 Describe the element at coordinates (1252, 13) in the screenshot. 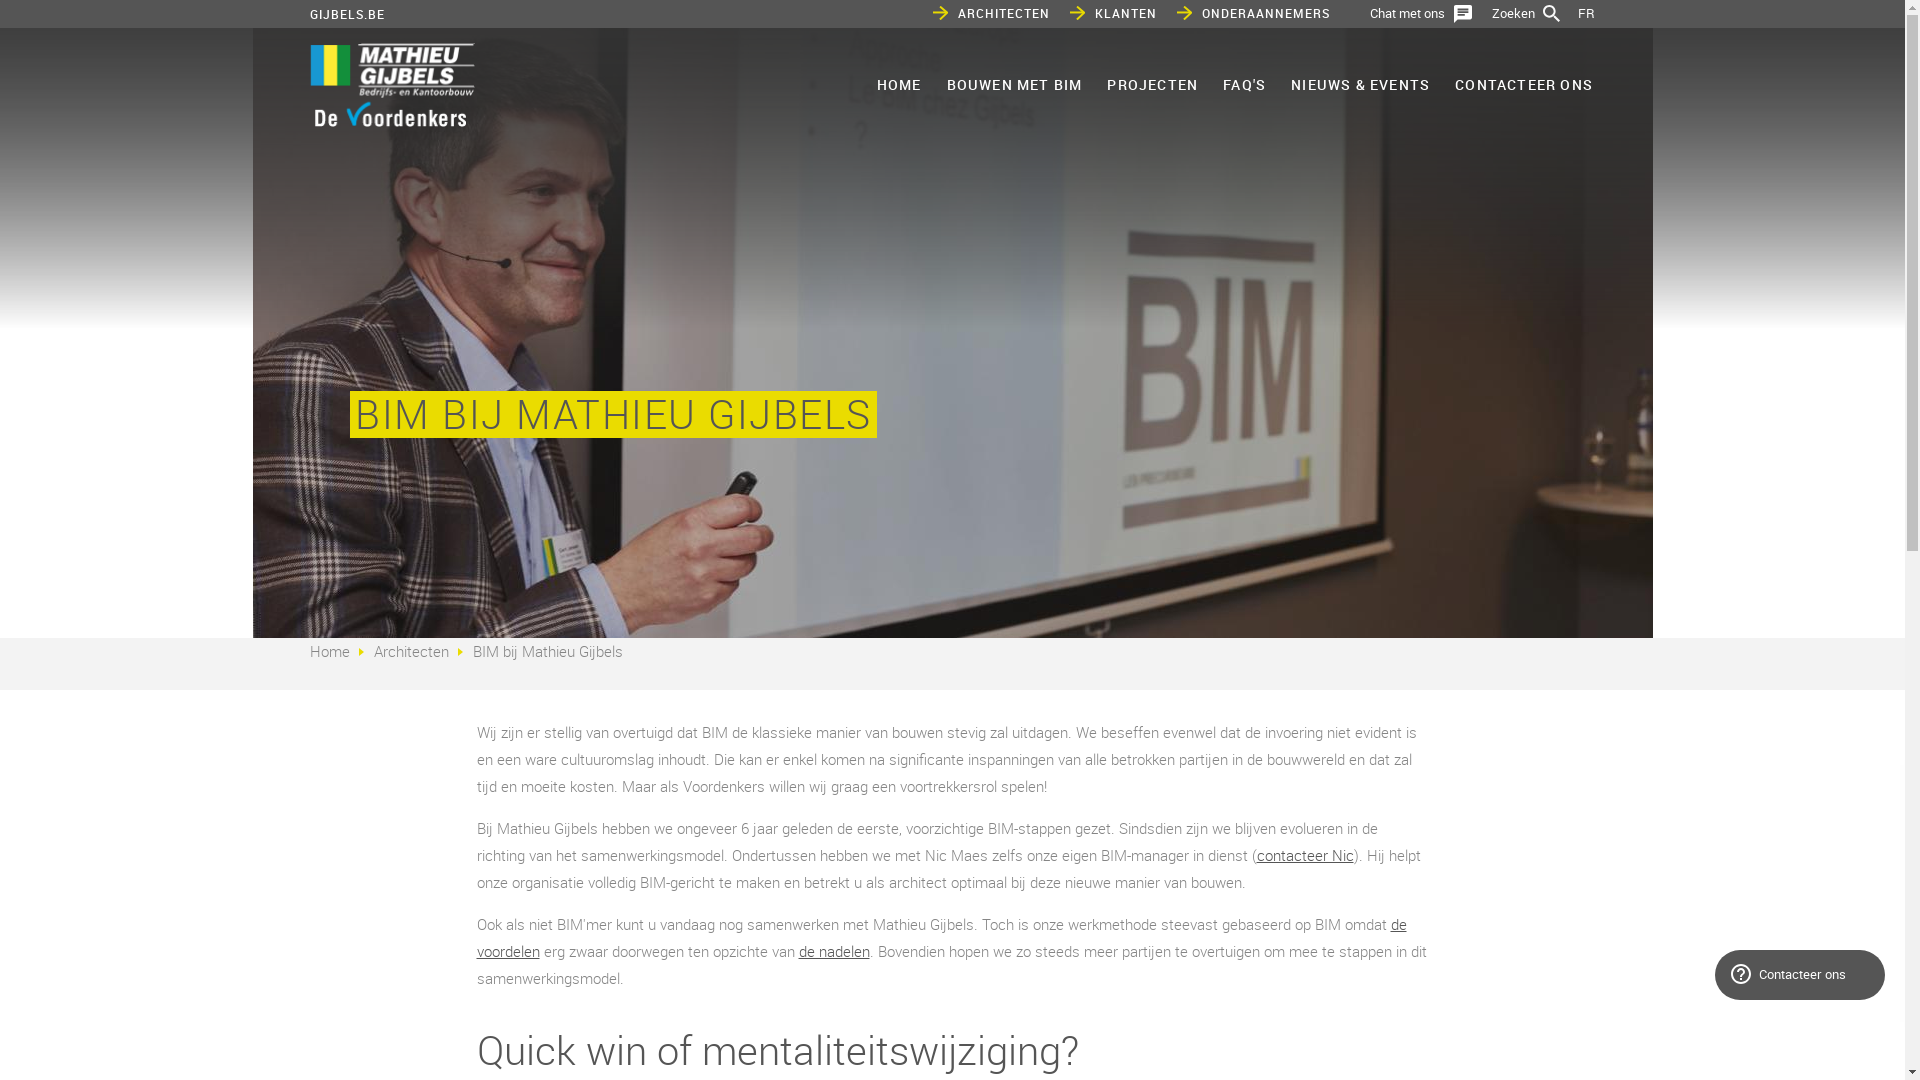

I see `'ONDERAANNEMERS'` at that location.